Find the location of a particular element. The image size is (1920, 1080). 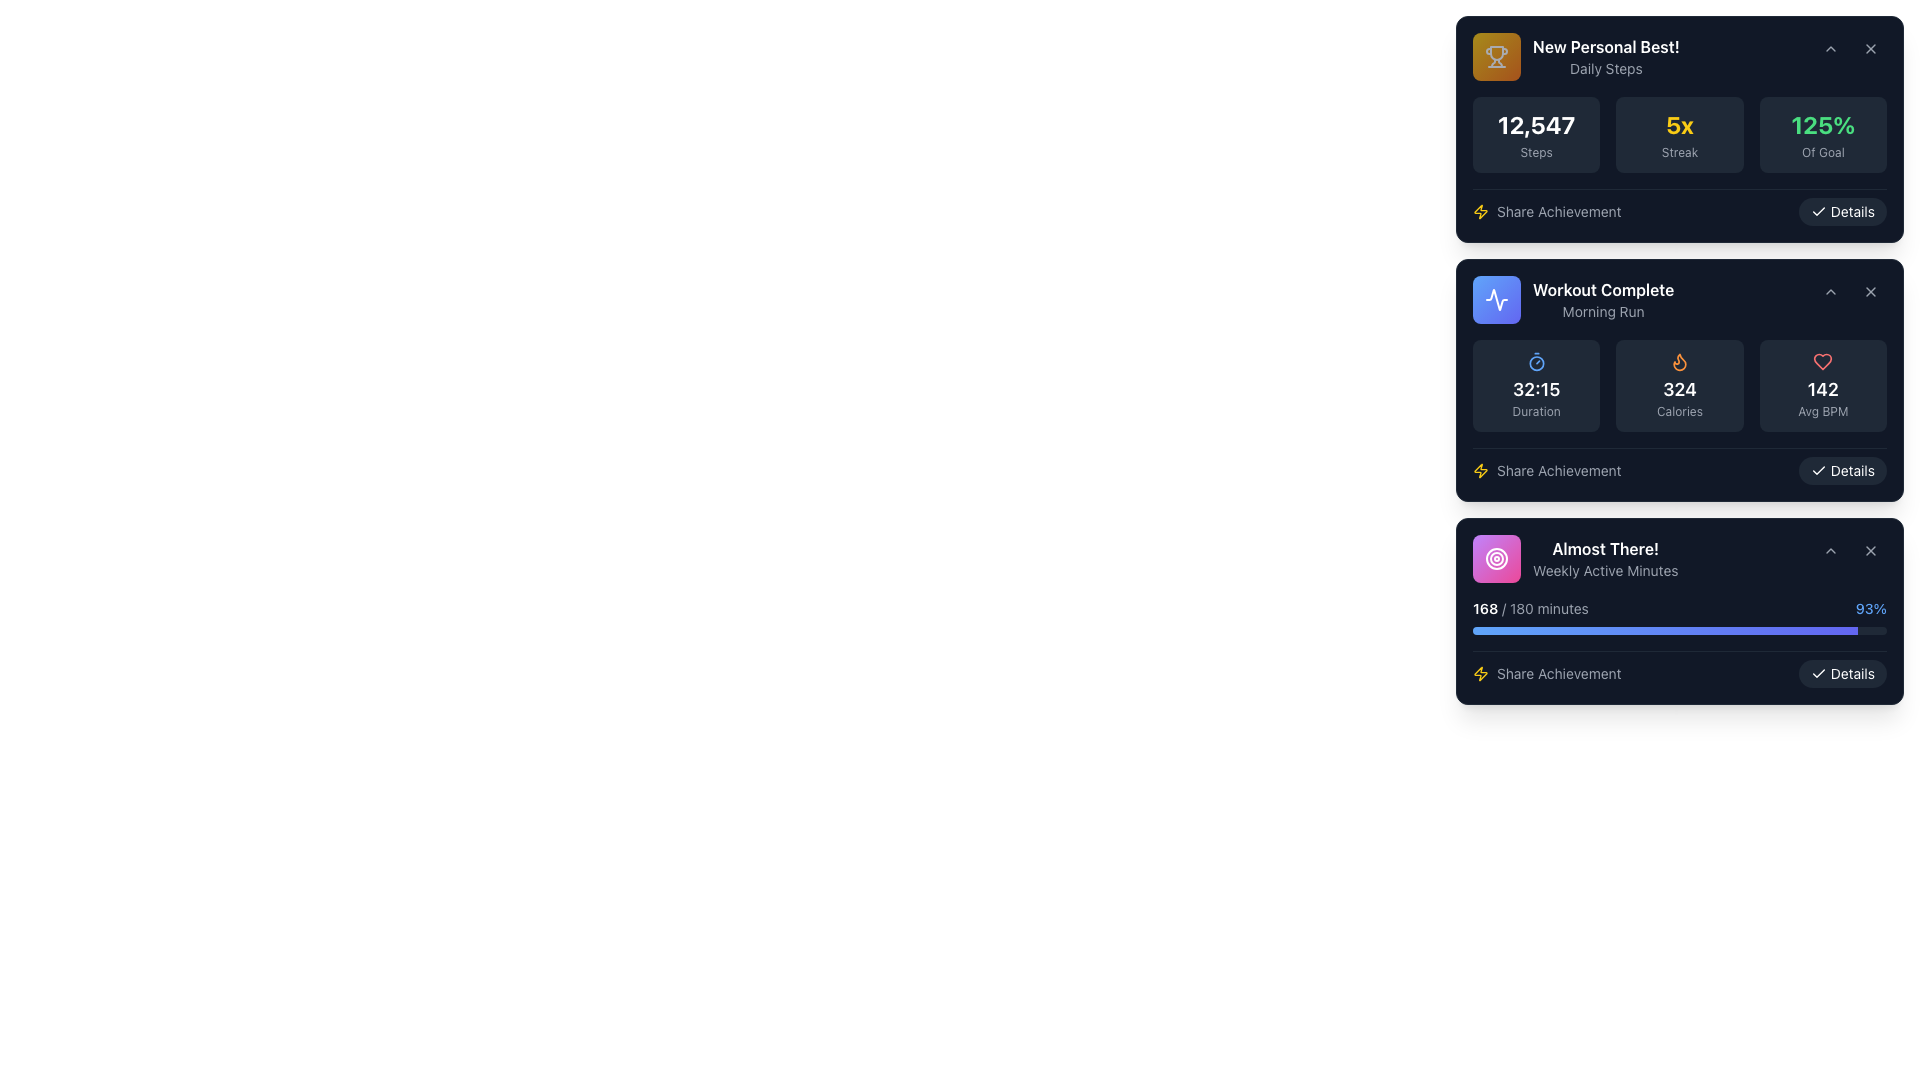

the label that indicates the average beats per minute '142' within the 'Workout Complete - Morning Run' card is located at coordinates (1823, 411).